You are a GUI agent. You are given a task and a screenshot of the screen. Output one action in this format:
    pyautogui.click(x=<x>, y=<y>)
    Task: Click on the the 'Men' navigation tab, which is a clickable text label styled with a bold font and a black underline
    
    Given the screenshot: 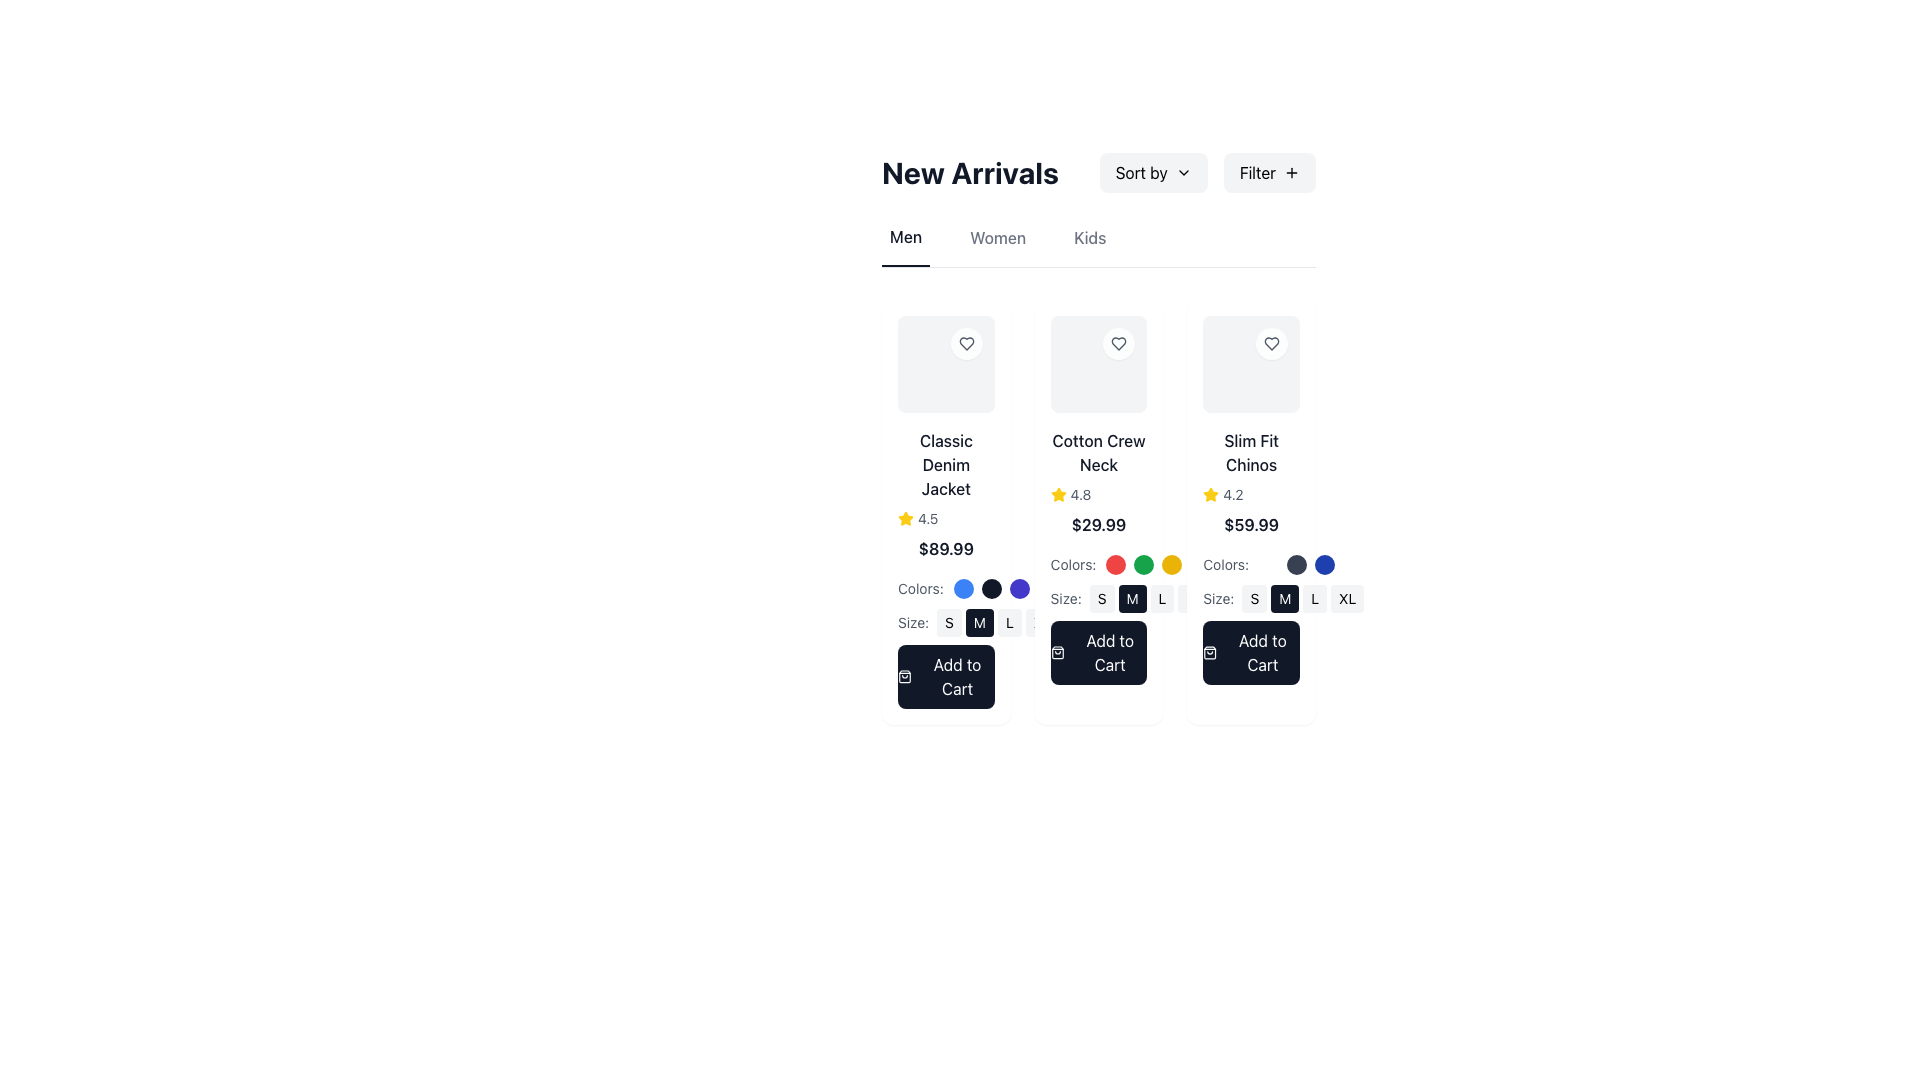 What is the action you would take?
    pyautogui.click(x=905, y=245)
    